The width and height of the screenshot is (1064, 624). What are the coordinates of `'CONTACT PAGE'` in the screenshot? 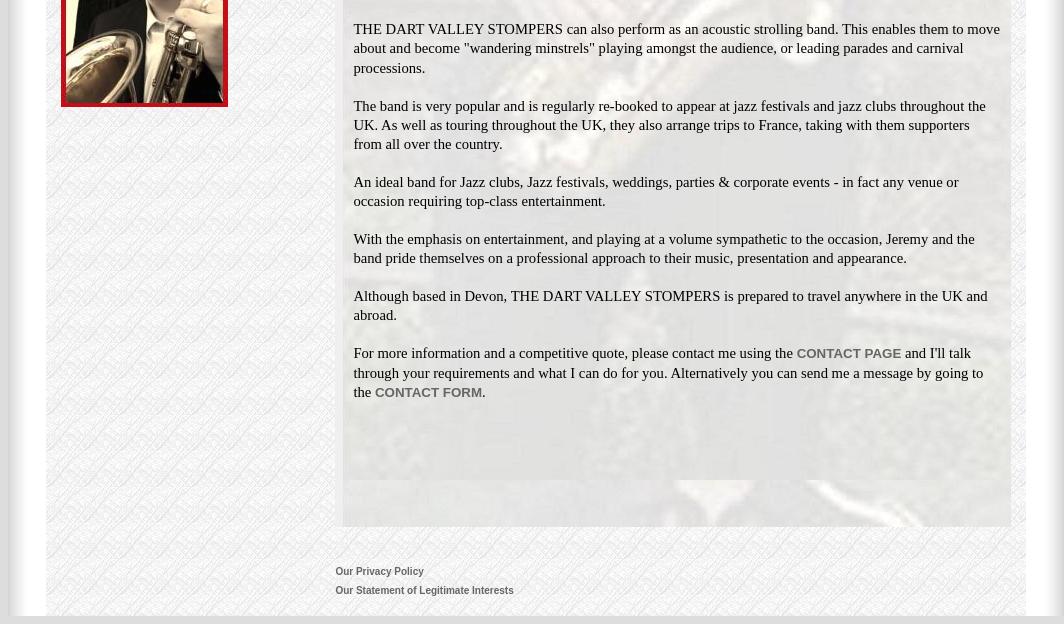 It's located at (848, 353).